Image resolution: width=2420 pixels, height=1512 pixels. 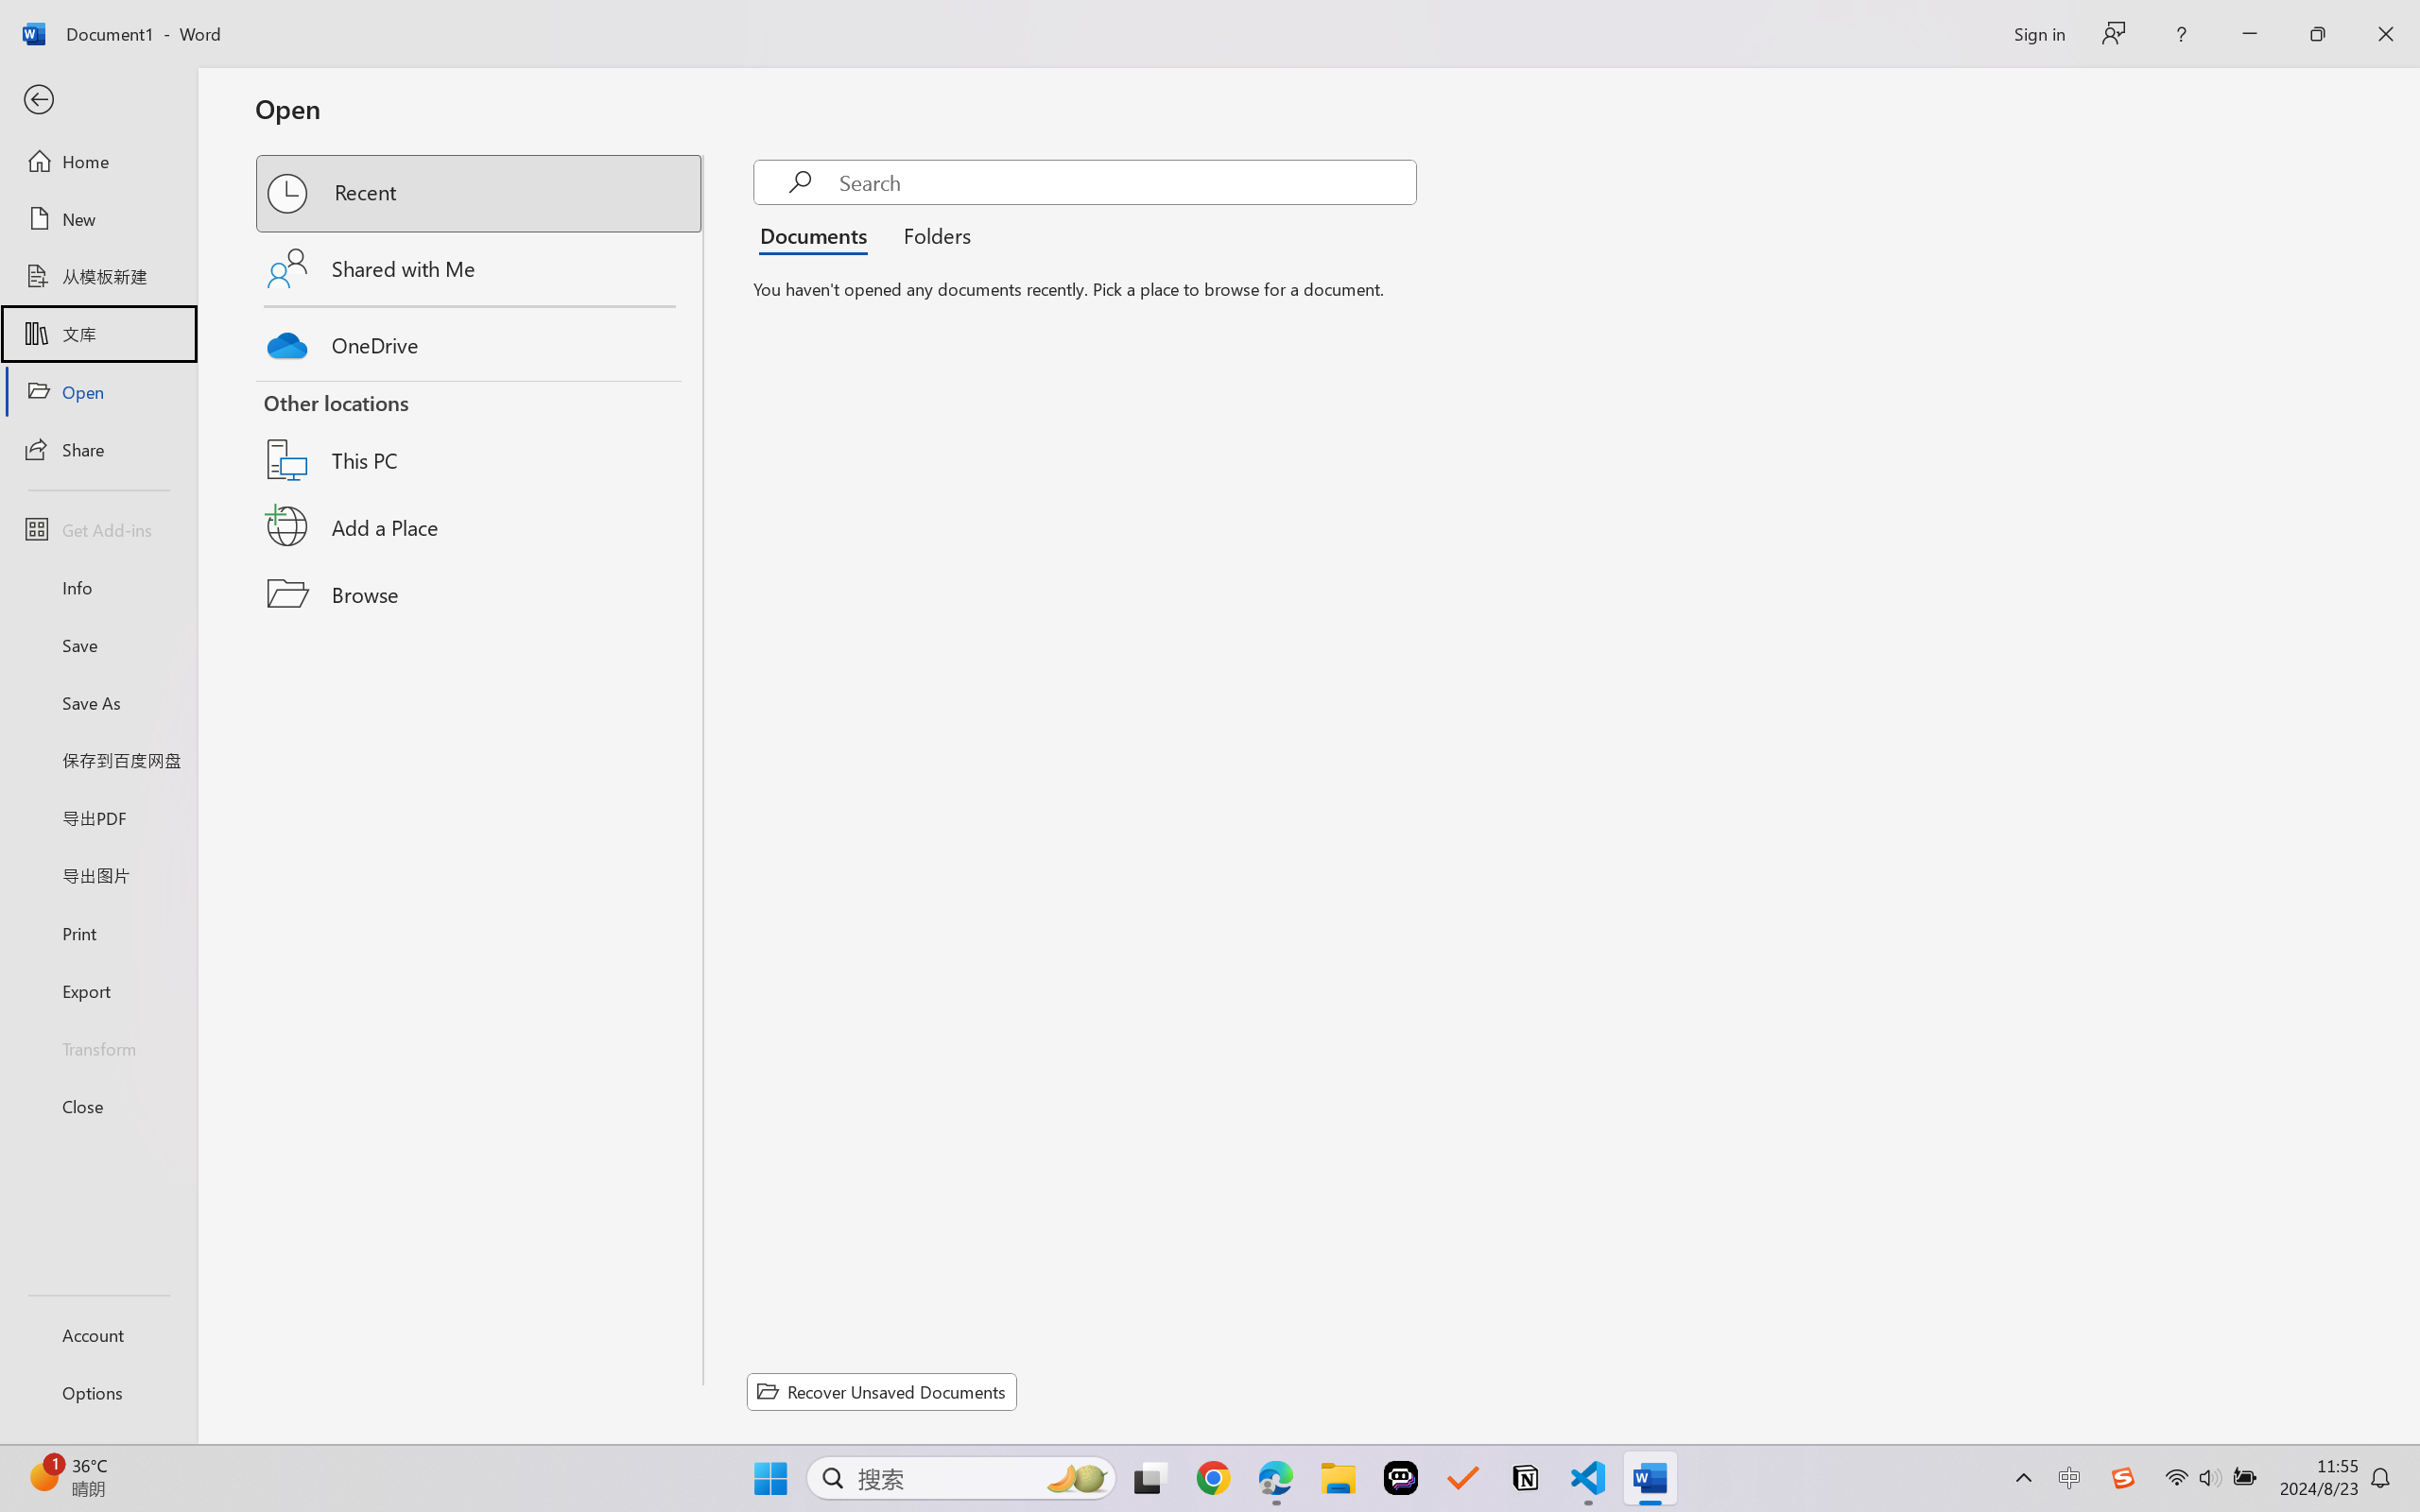 What do you see at coordinates (97, 586) in the screenshot?
I see `'Info'` at bounding box center [97, 586].